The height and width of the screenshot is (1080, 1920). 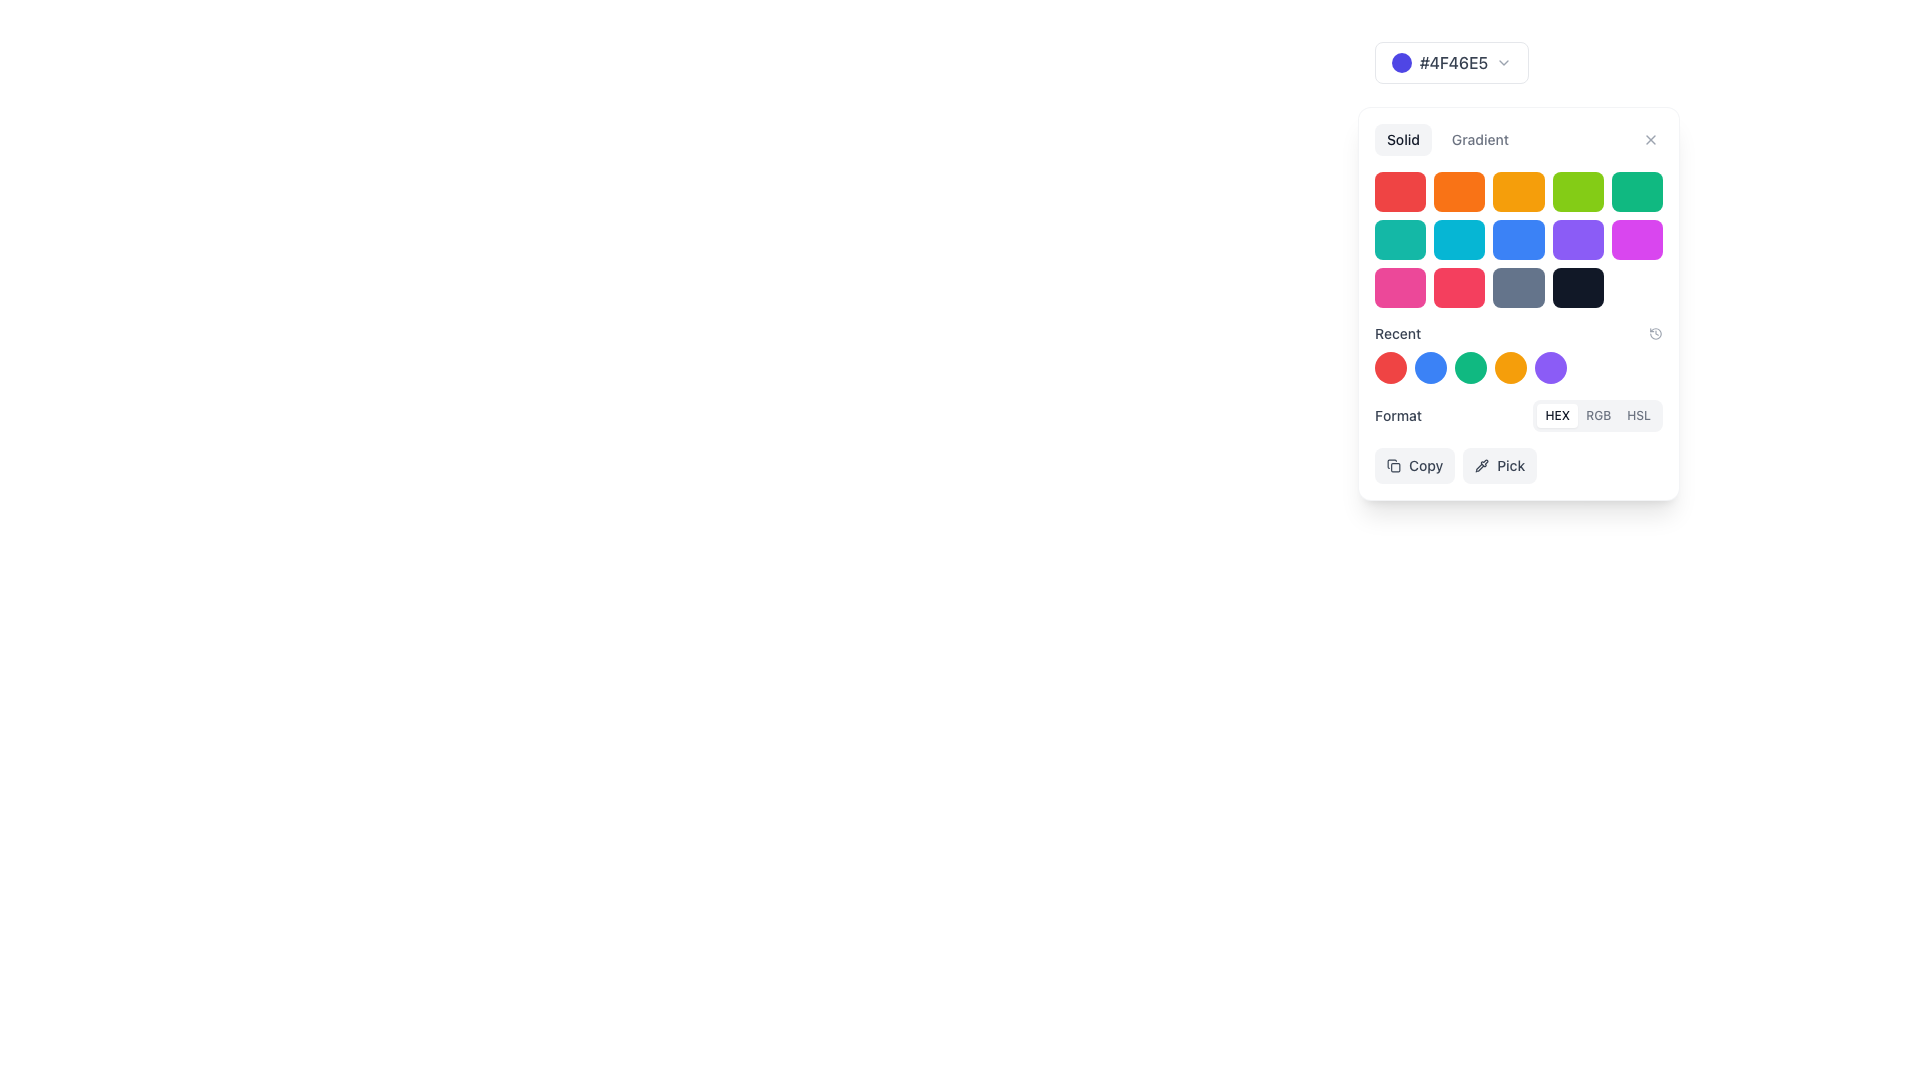 I want to click on the Static Text Label displaying 'Recent' in gray color, located under the 'Solid' button in the top-right corner of the color selection popup, so click(x=1397, y=333).